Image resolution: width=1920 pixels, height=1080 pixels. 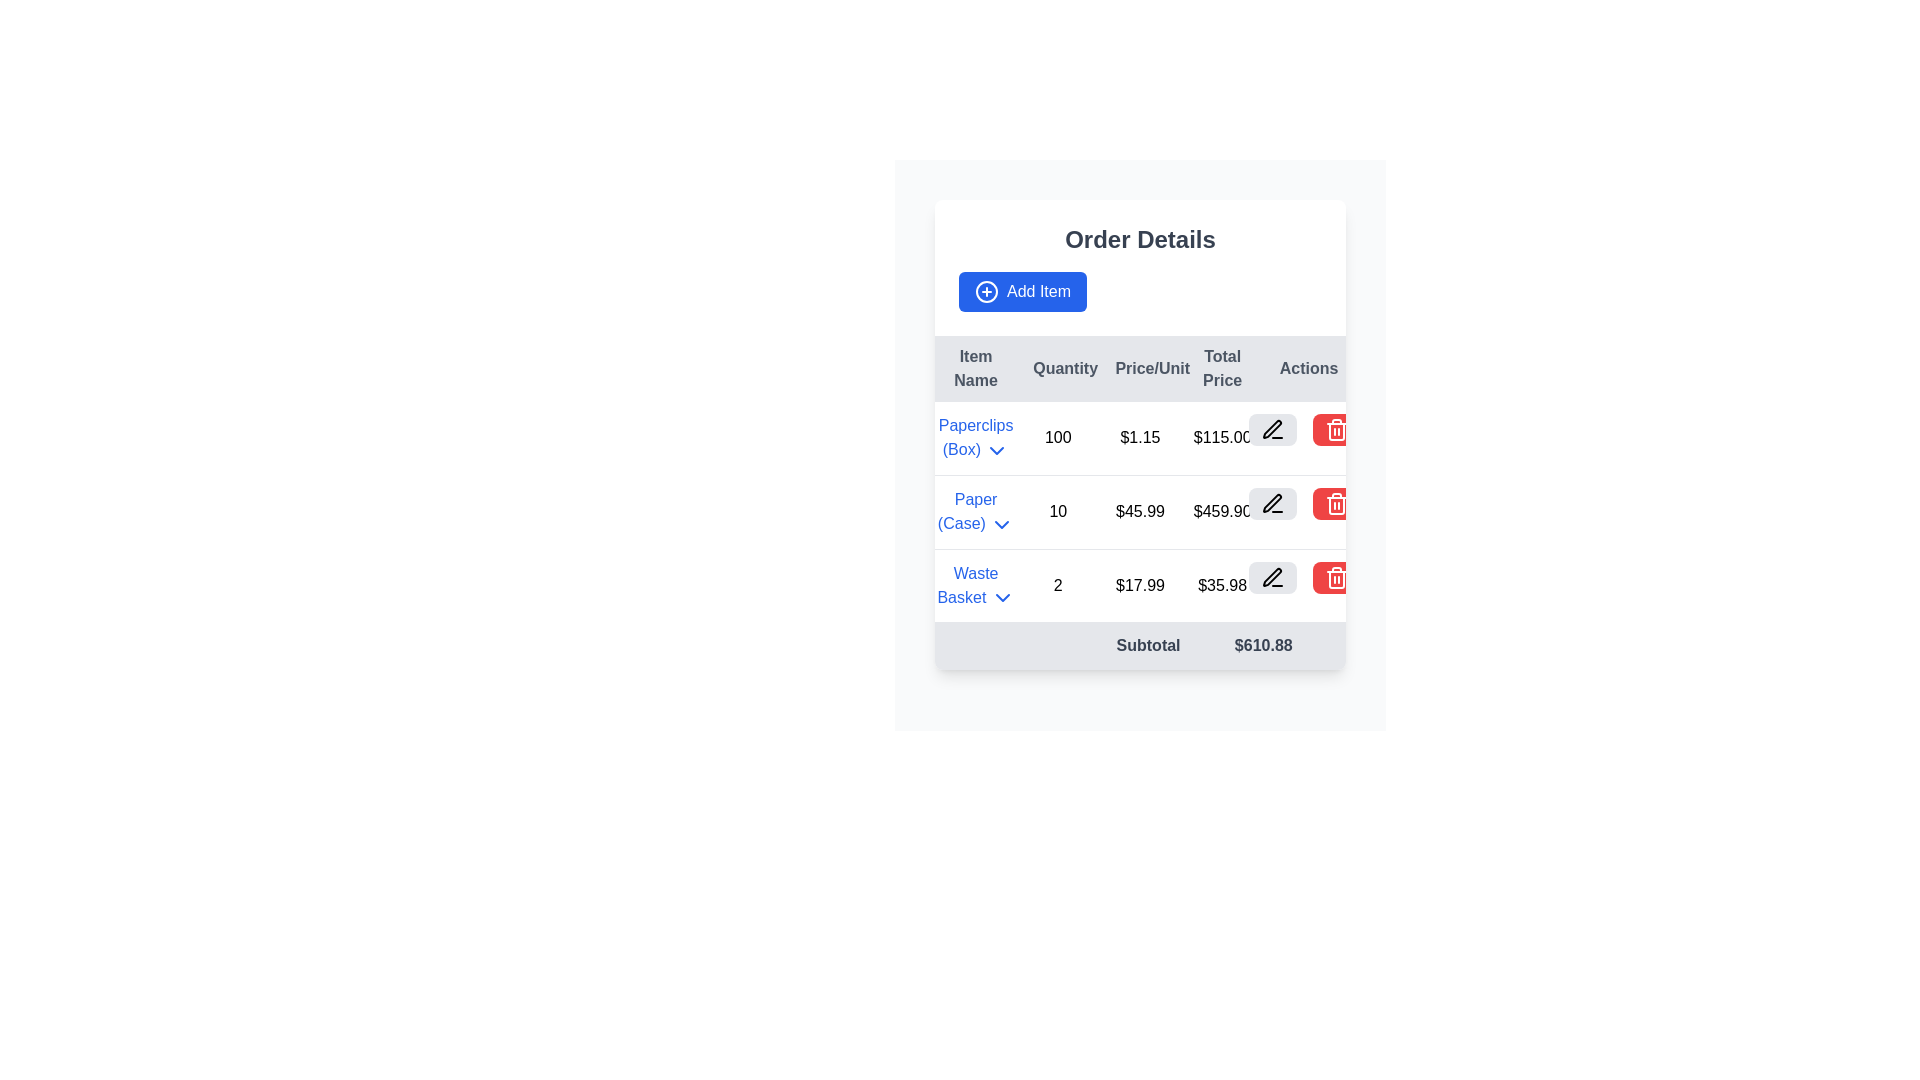 What do you see at coordinates (1140, 437) in the screenshot?
I see `the text displaying the unit price of 'Paperclips (Box)', which is located under the 'Price/Unit' header in the first item row` at bounding box center [1140, 437].